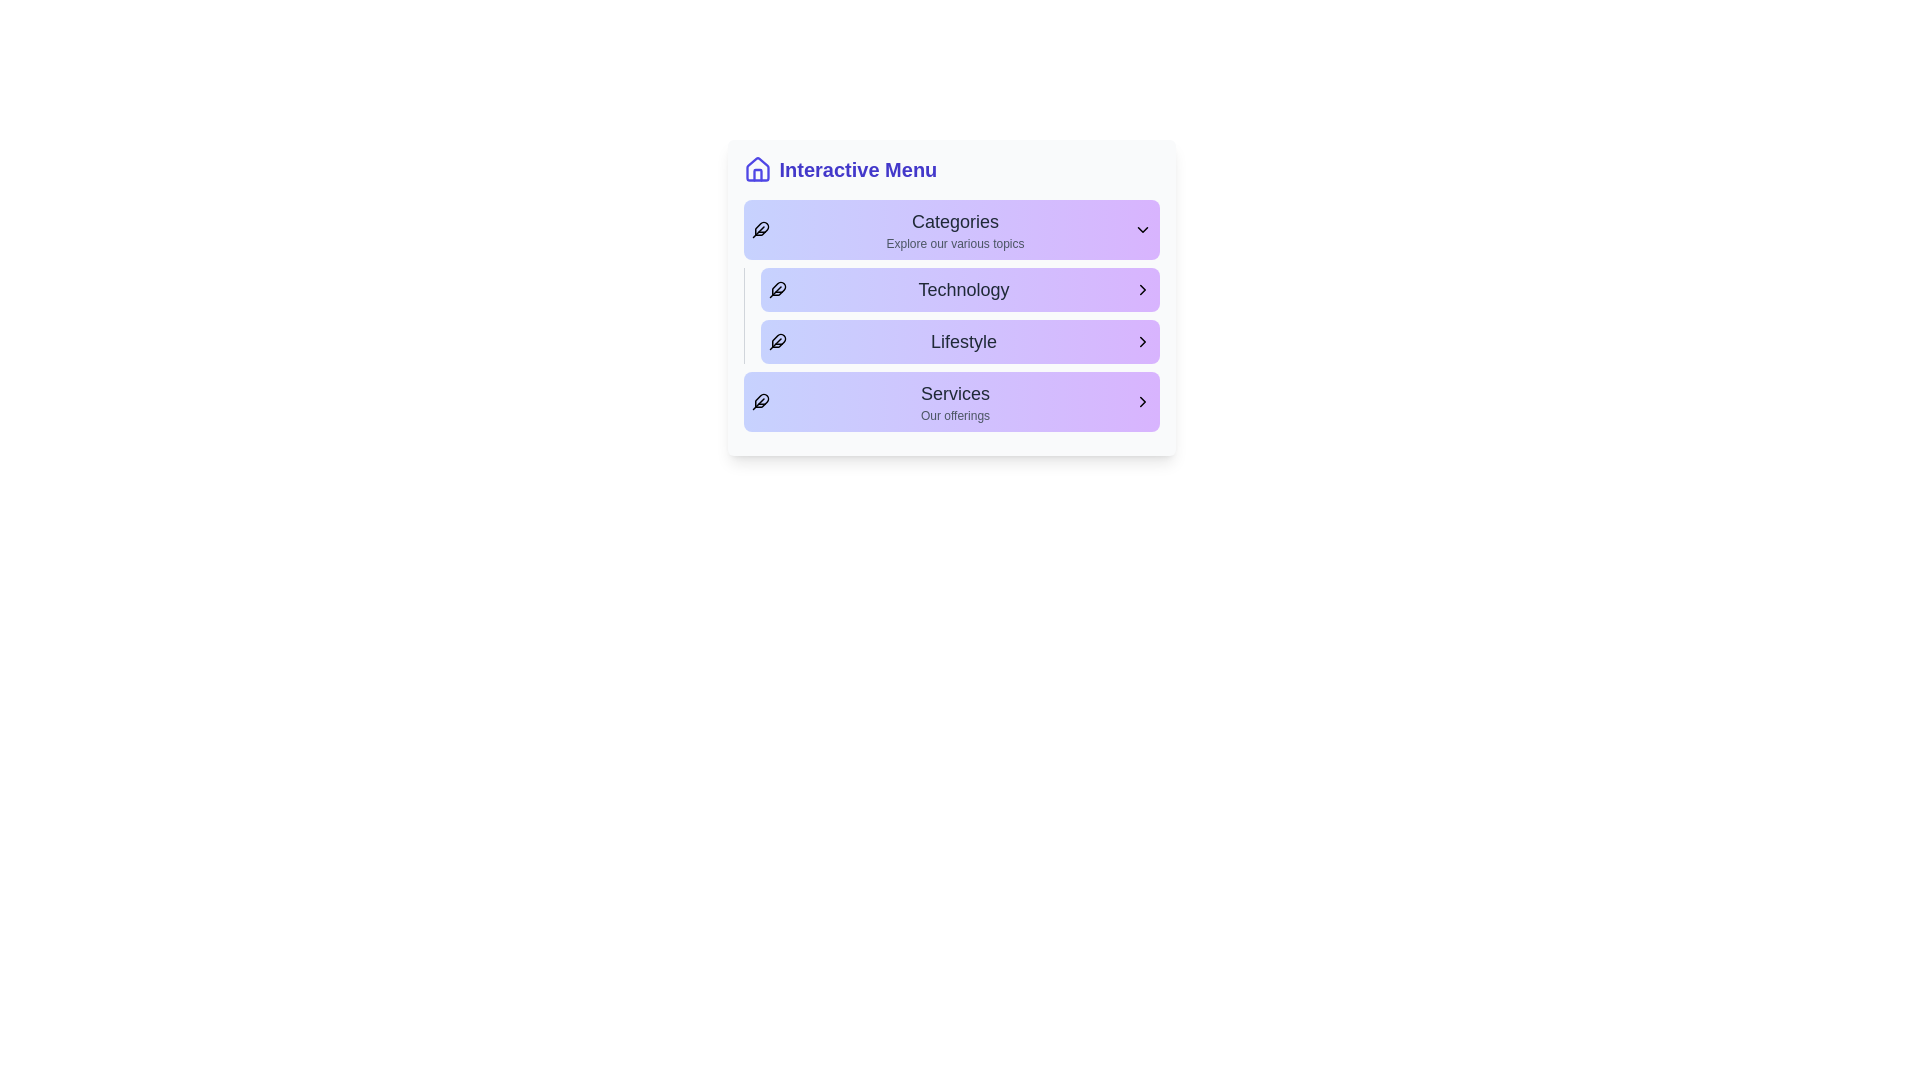  What do you see at coordinates (1142, 289) in the screenshot?
I see `the arrow icon located at the far-right end of the 'Technology' button` at bounding box center [1142, 289].